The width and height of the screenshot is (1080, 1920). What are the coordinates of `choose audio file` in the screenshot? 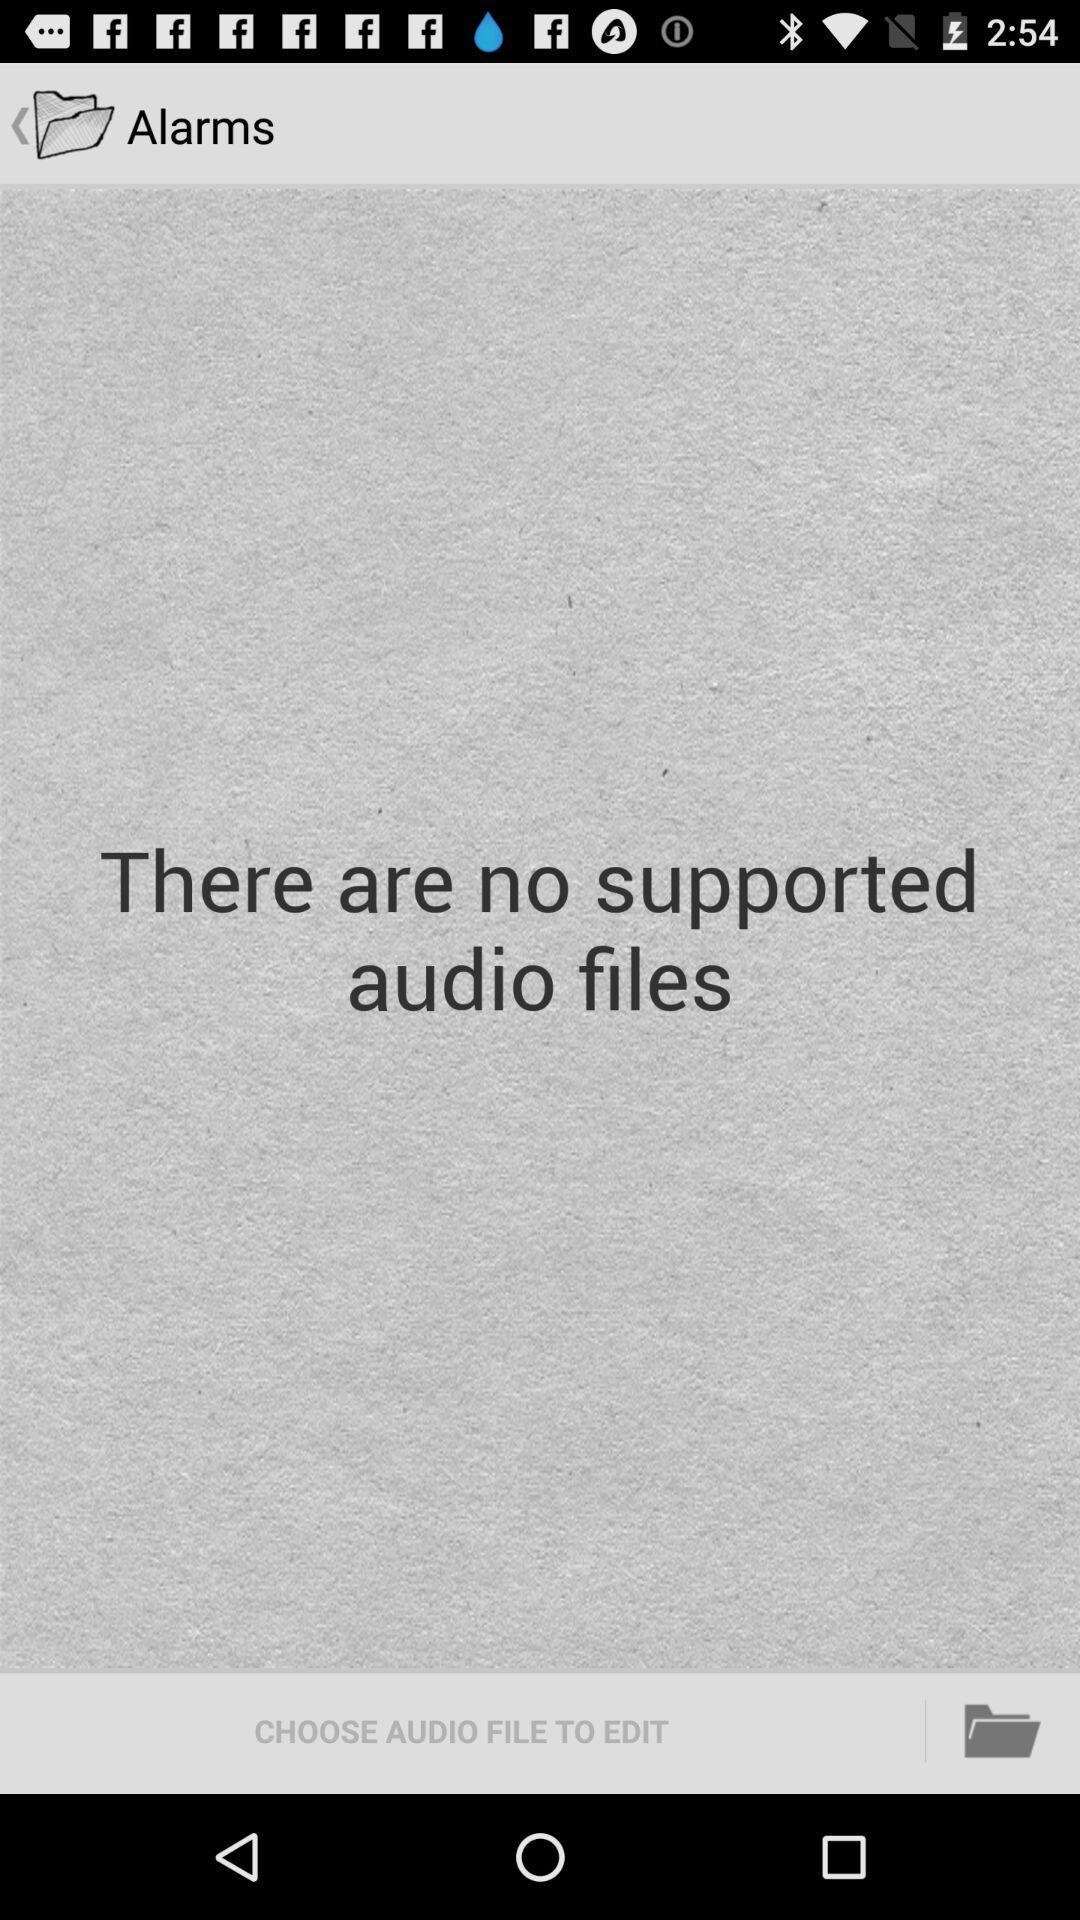 It's located at (461, 1730).